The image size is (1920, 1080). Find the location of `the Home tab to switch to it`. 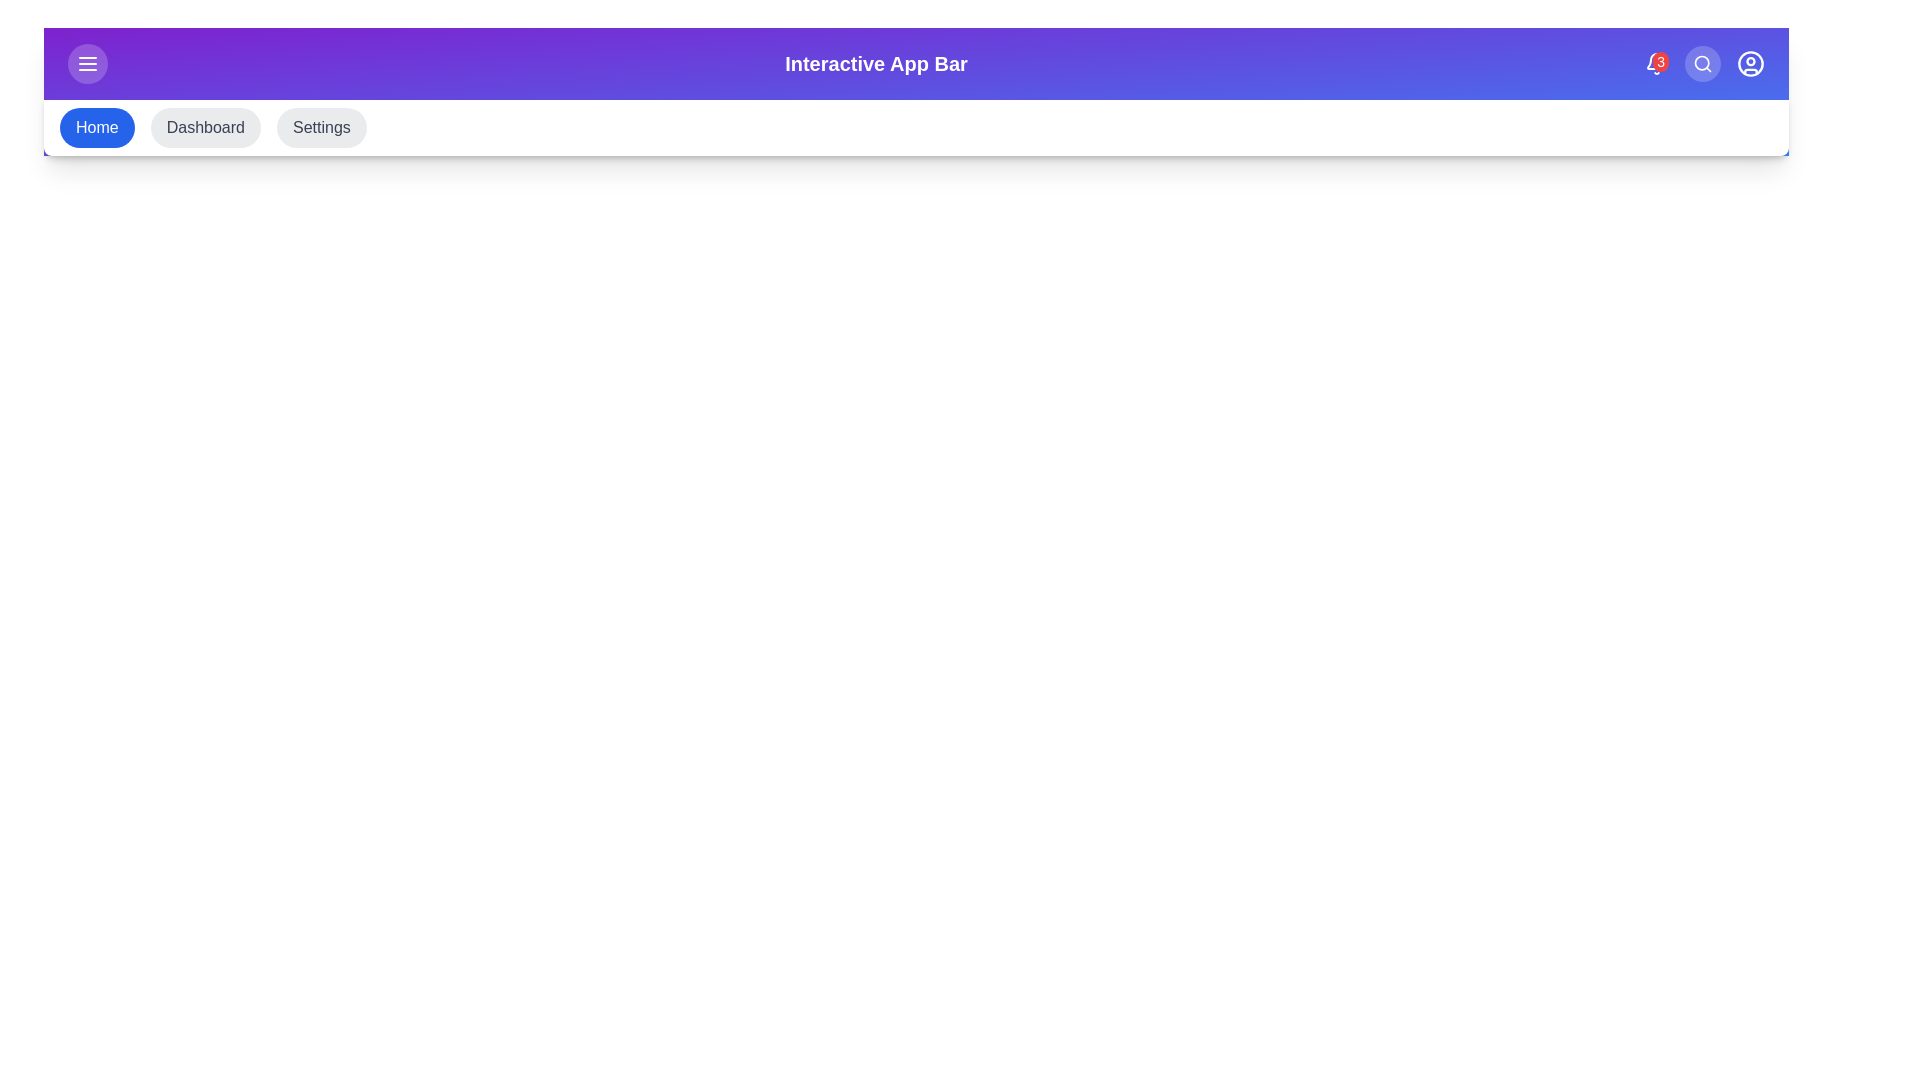

the Home tab to switch to it is located at coordinates (95, 127).